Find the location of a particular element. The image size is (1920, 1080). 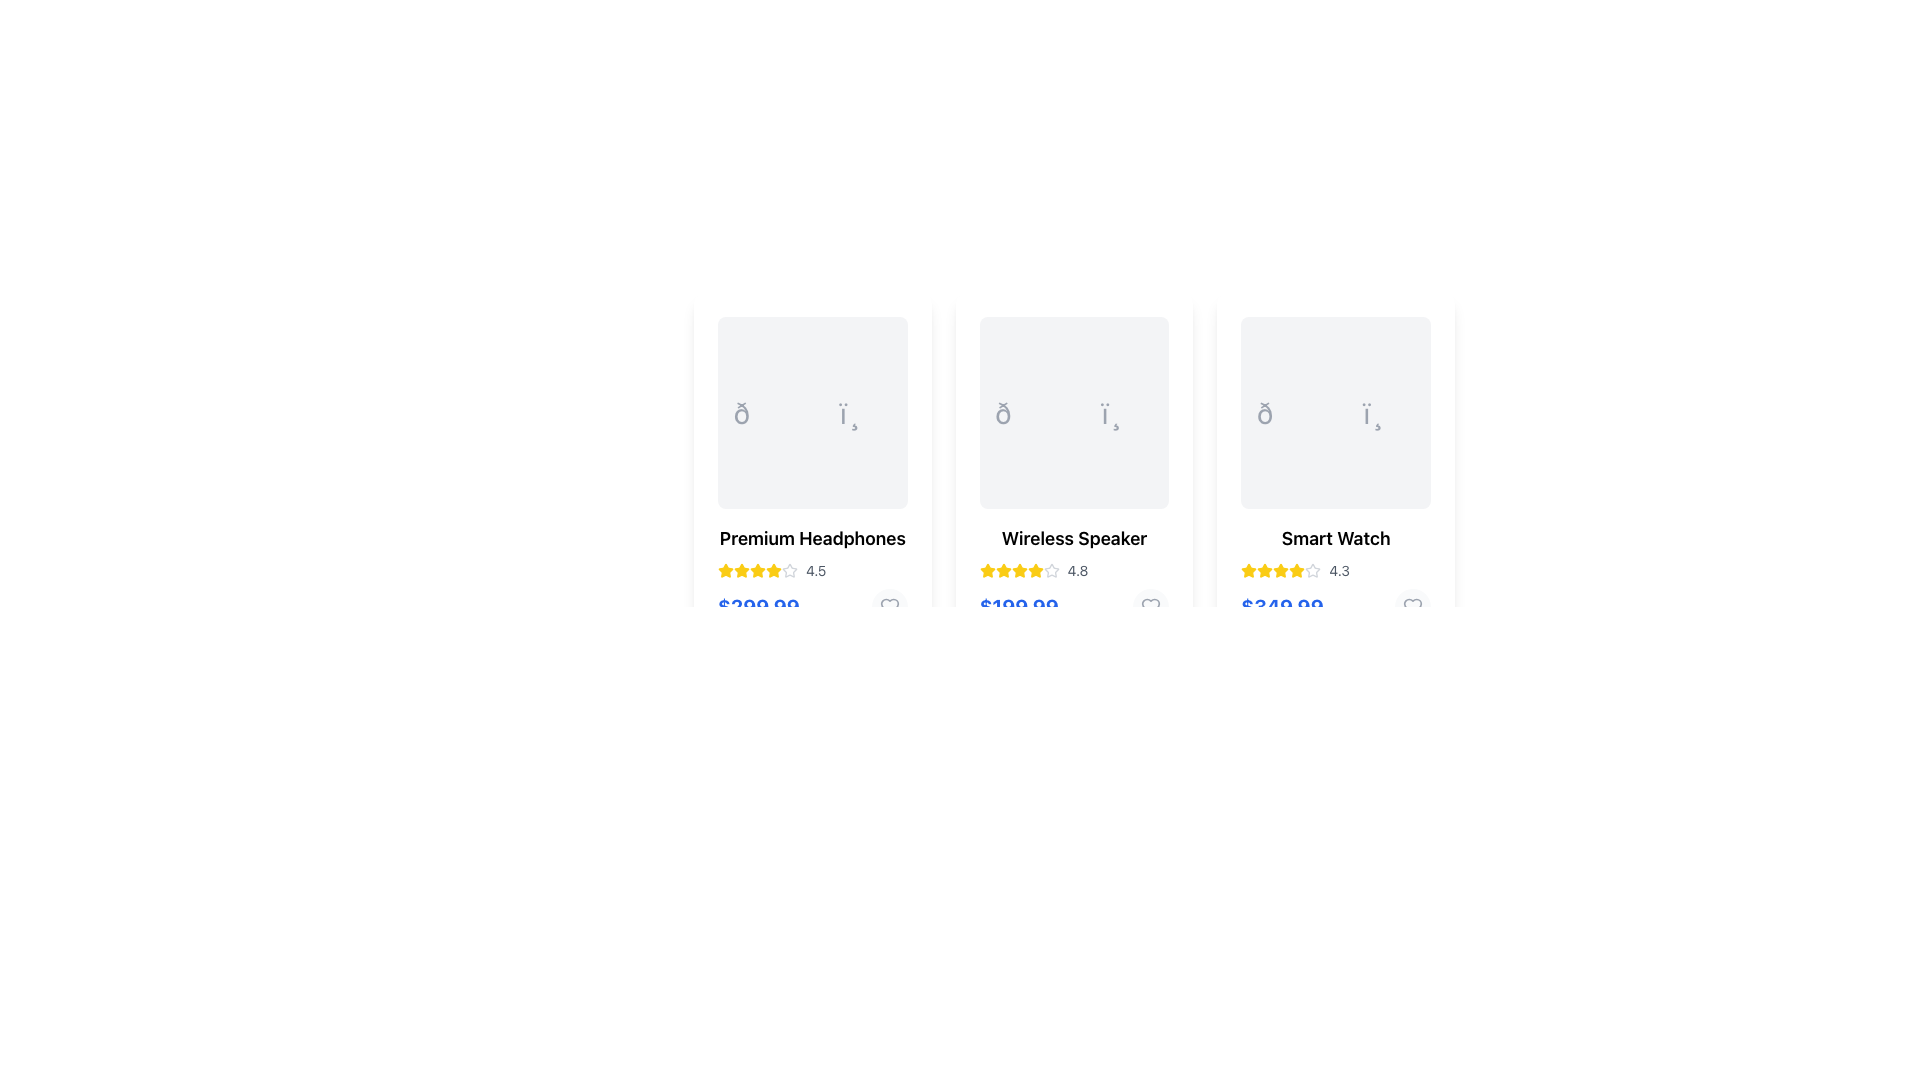

the price label of the 'Wireless Speaker' product located at the bottom center of the second product card from the left is located at coordinates (1019, 605).